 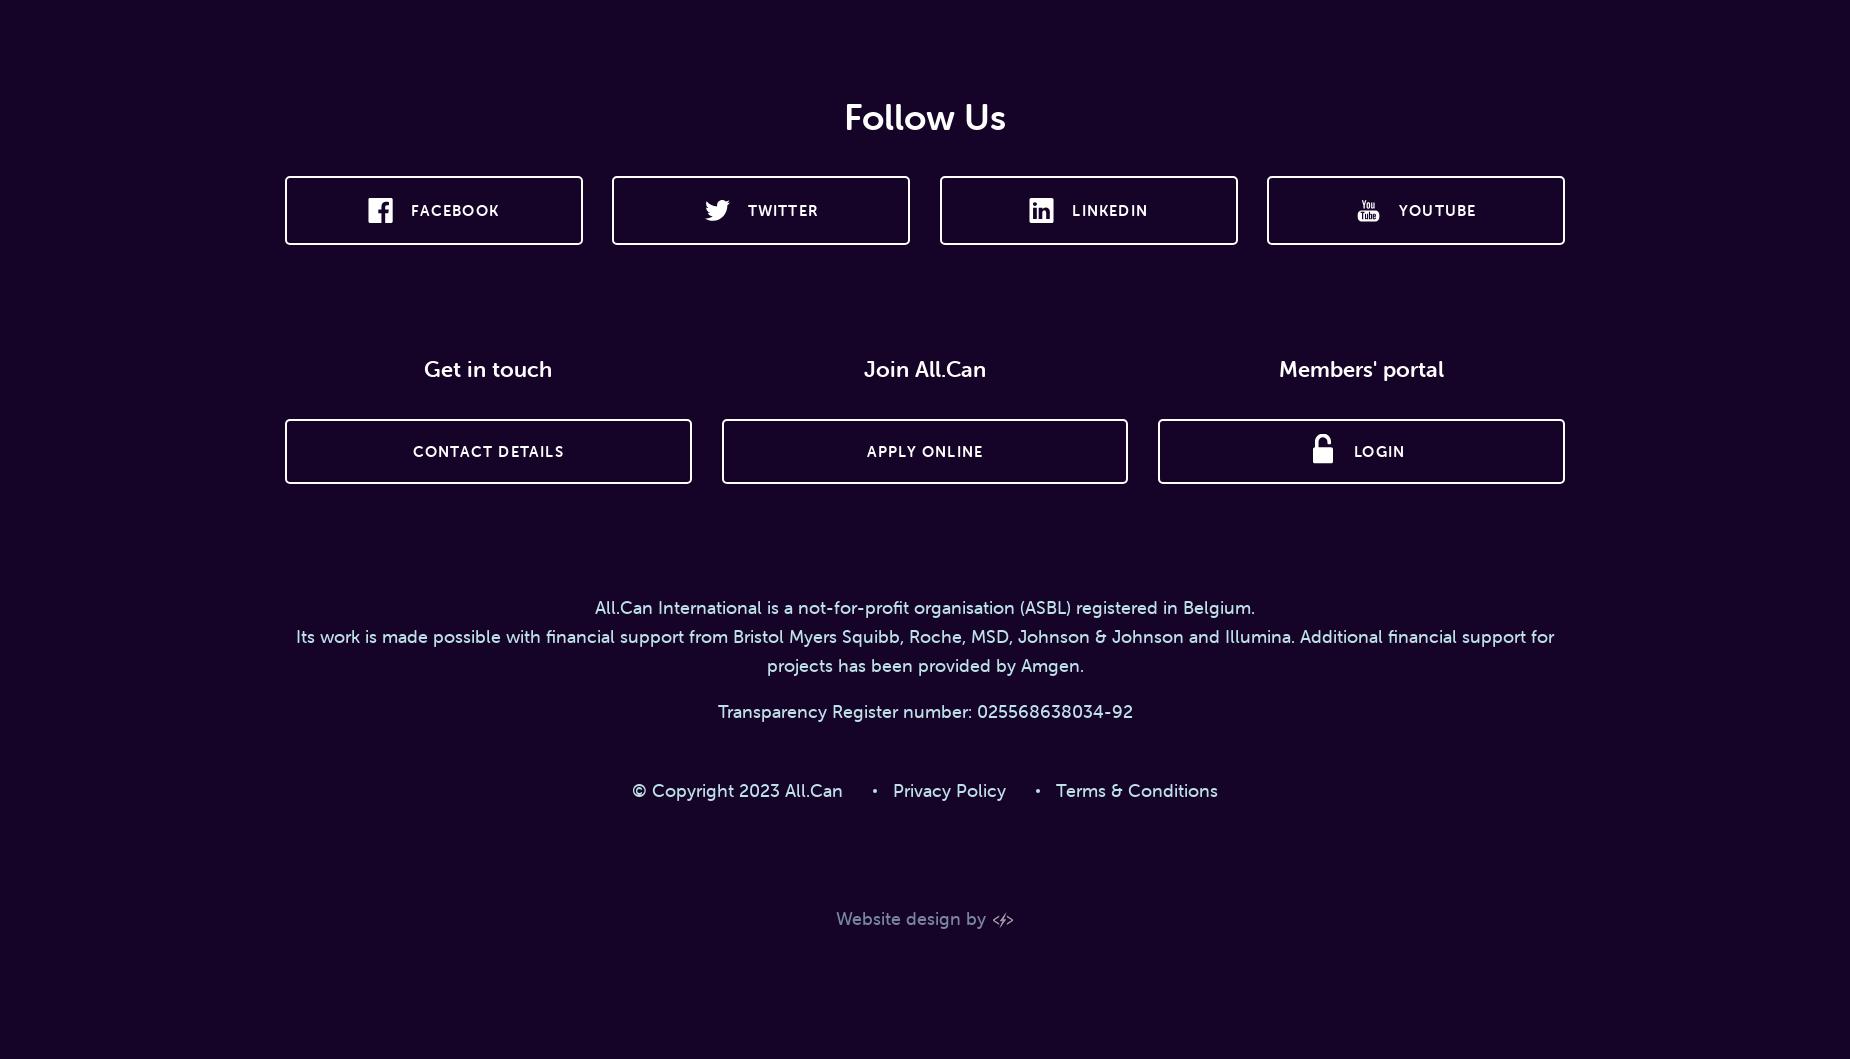 What do you see at coordinates (948, 789) in the screenshot?
I see `'Privacy Policy'` at bounding box center [948, 789].